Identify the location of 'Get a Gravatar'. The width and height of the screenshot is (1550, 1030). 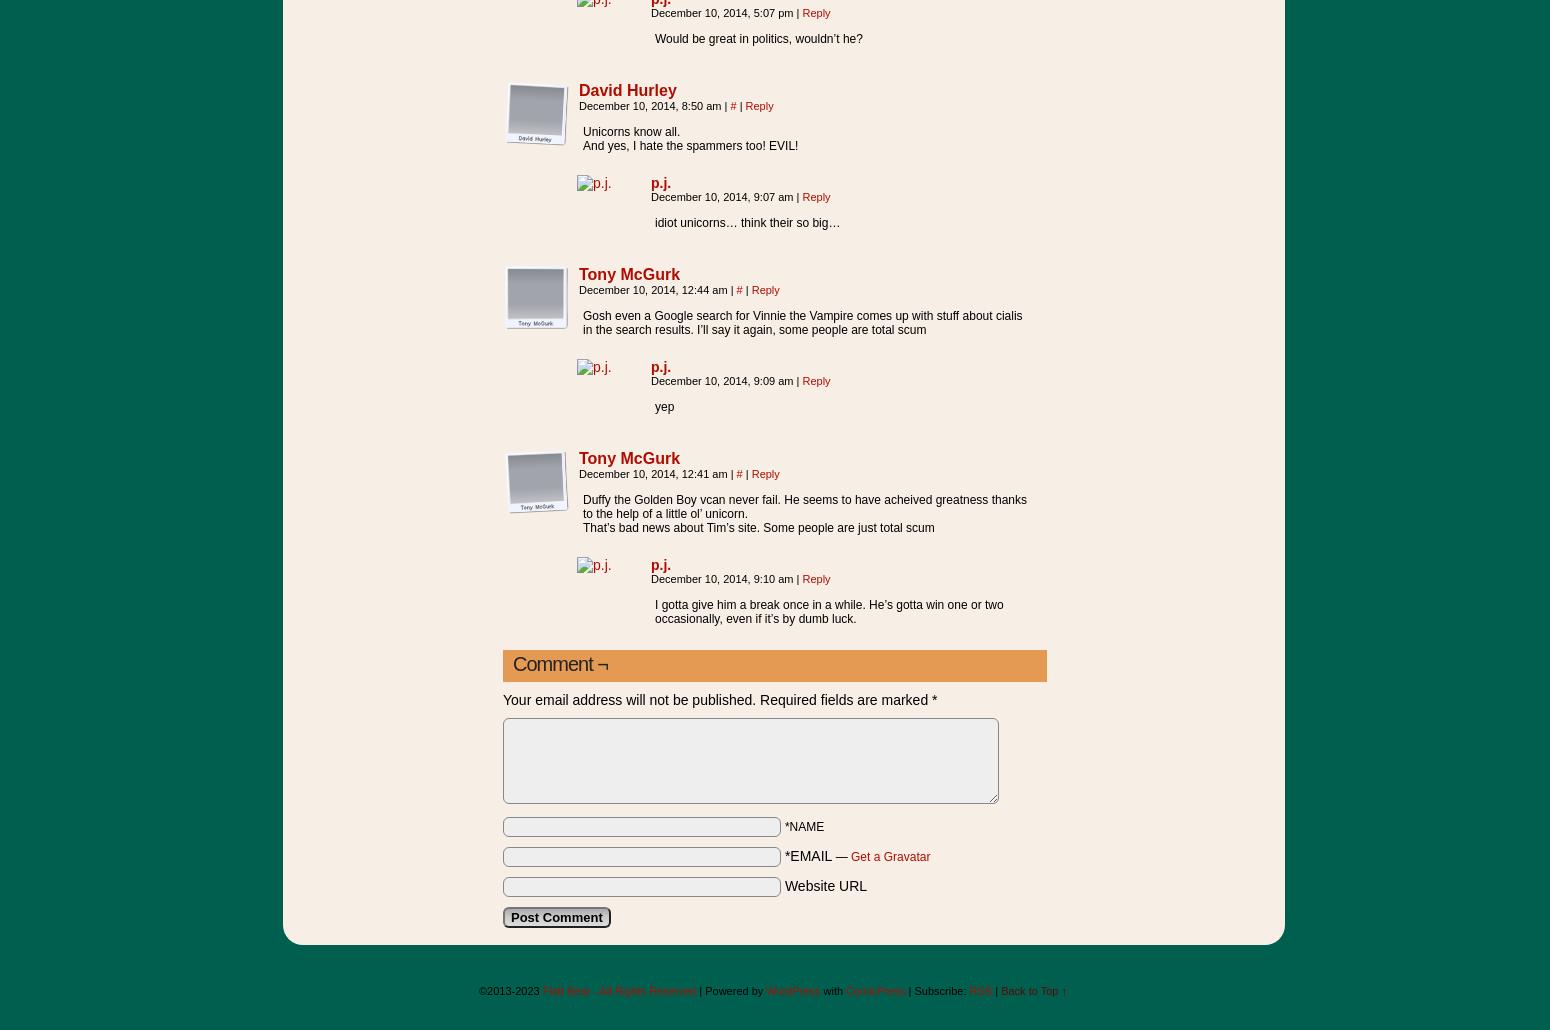
(890, 855).